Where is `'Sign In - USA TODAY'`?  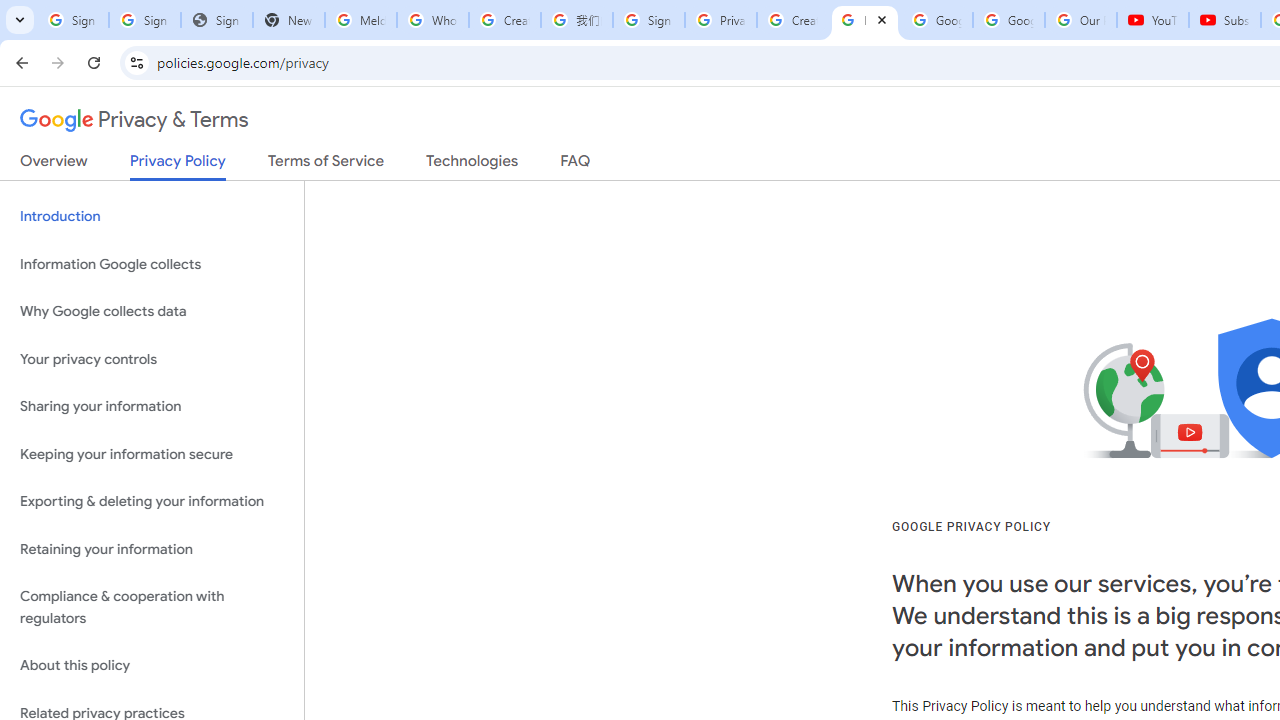 'Sign In - USA TODAY' is located at coordinates (216, 20).